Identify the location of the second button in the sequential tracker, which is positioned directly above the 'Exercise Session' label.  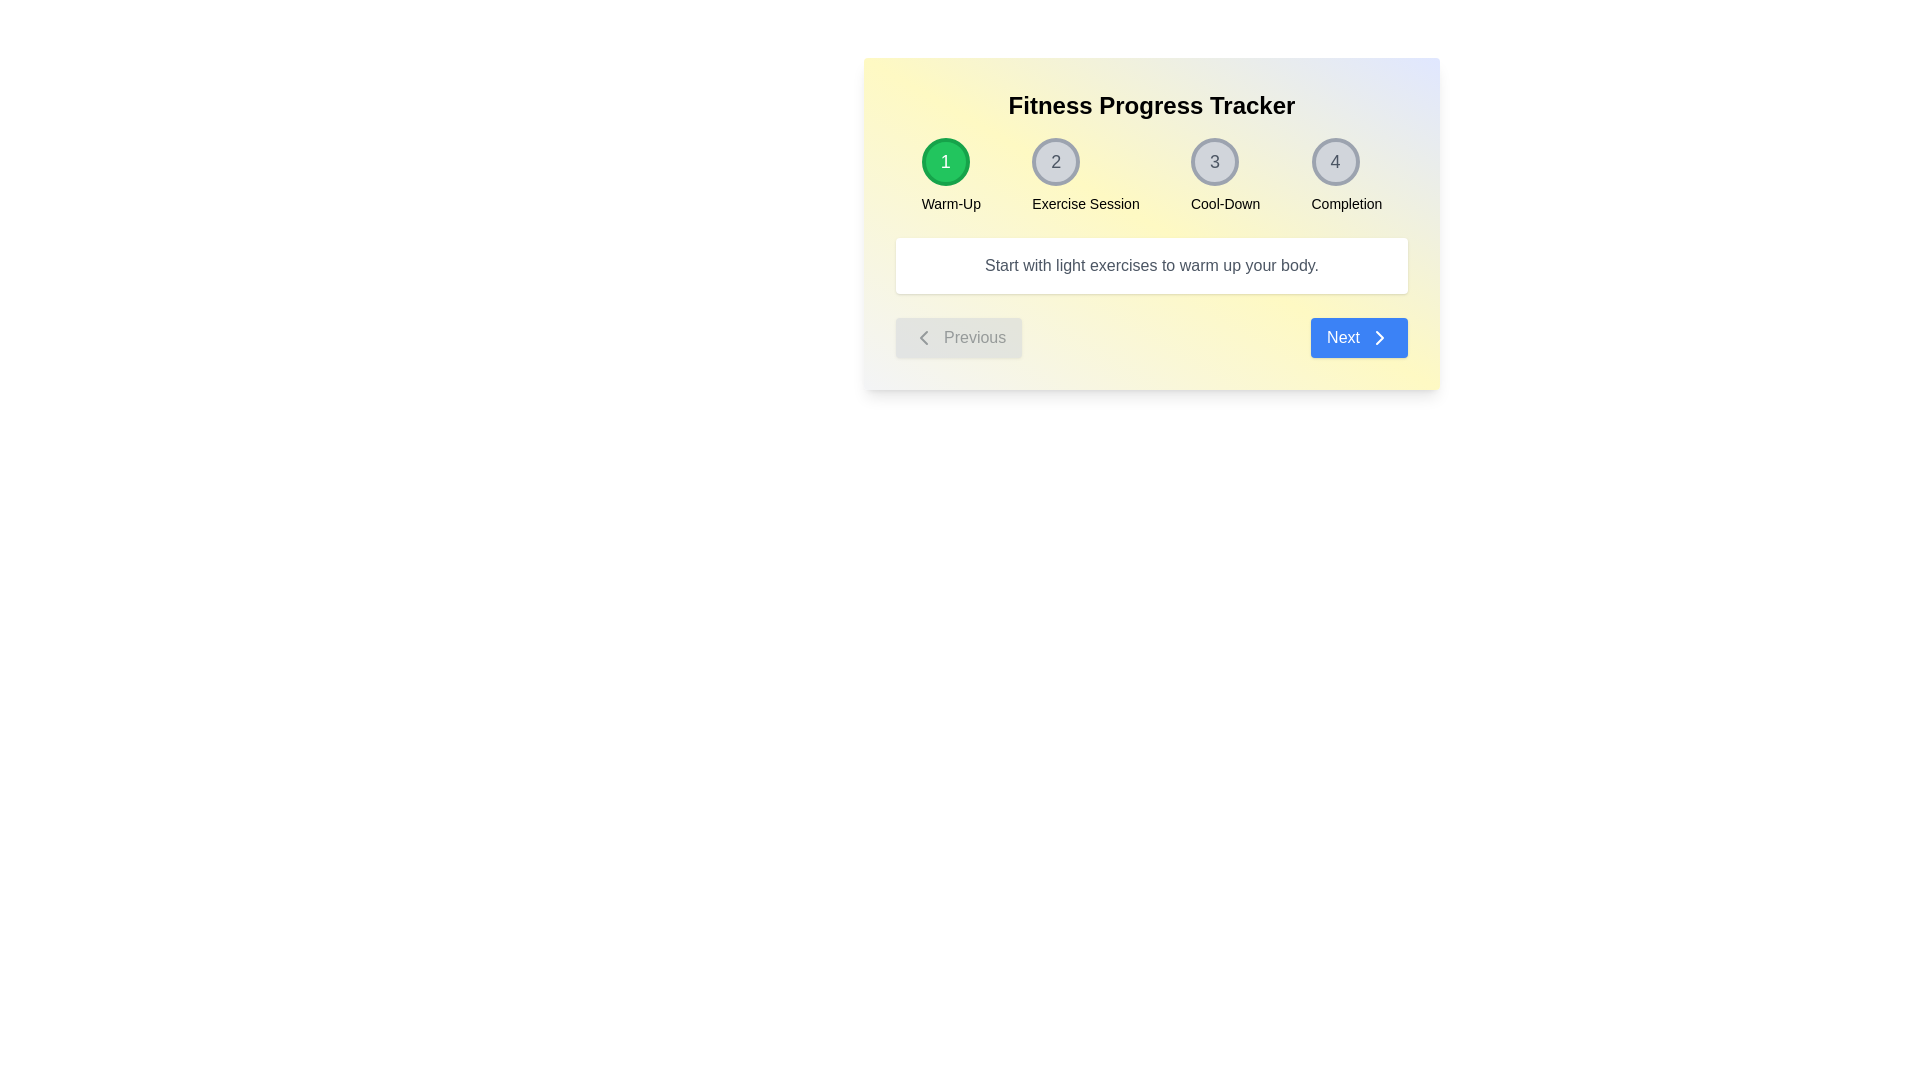
(1055, 161).